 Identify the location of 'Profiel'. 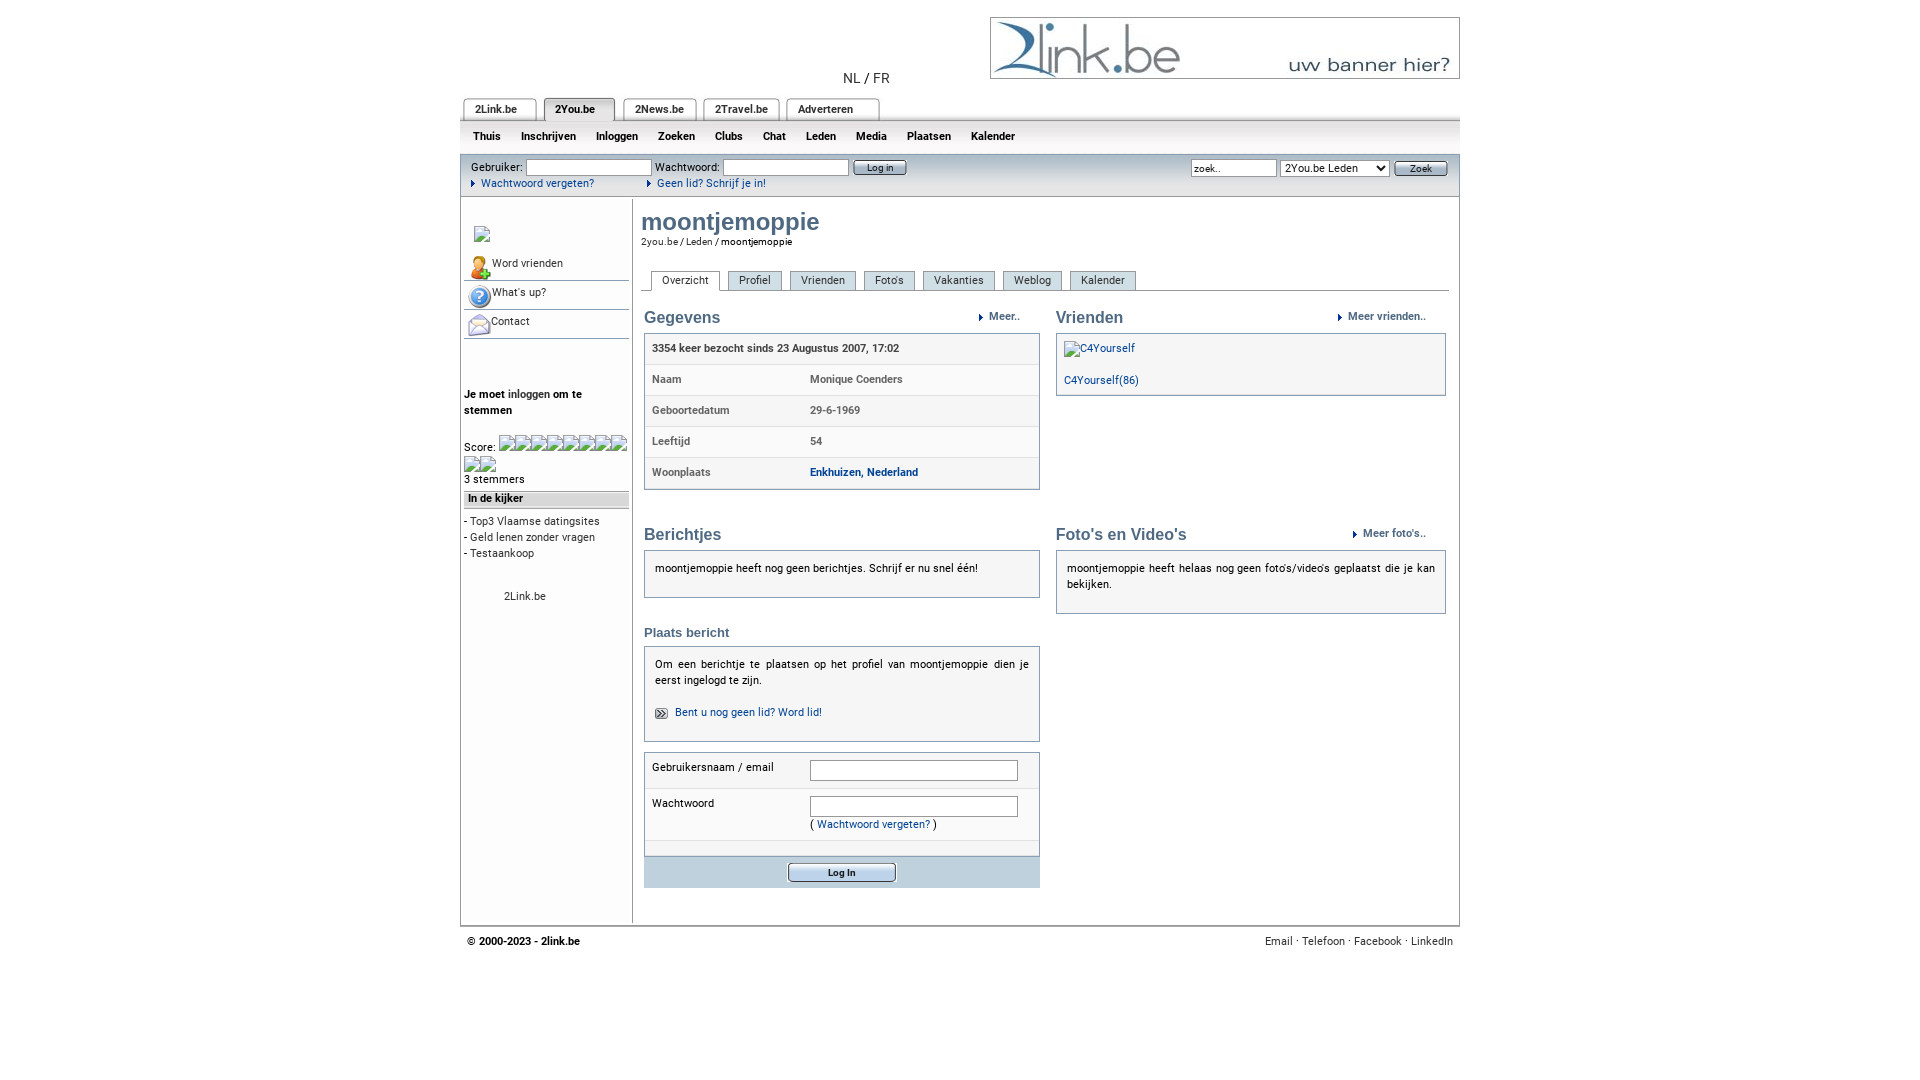
(753, 281).